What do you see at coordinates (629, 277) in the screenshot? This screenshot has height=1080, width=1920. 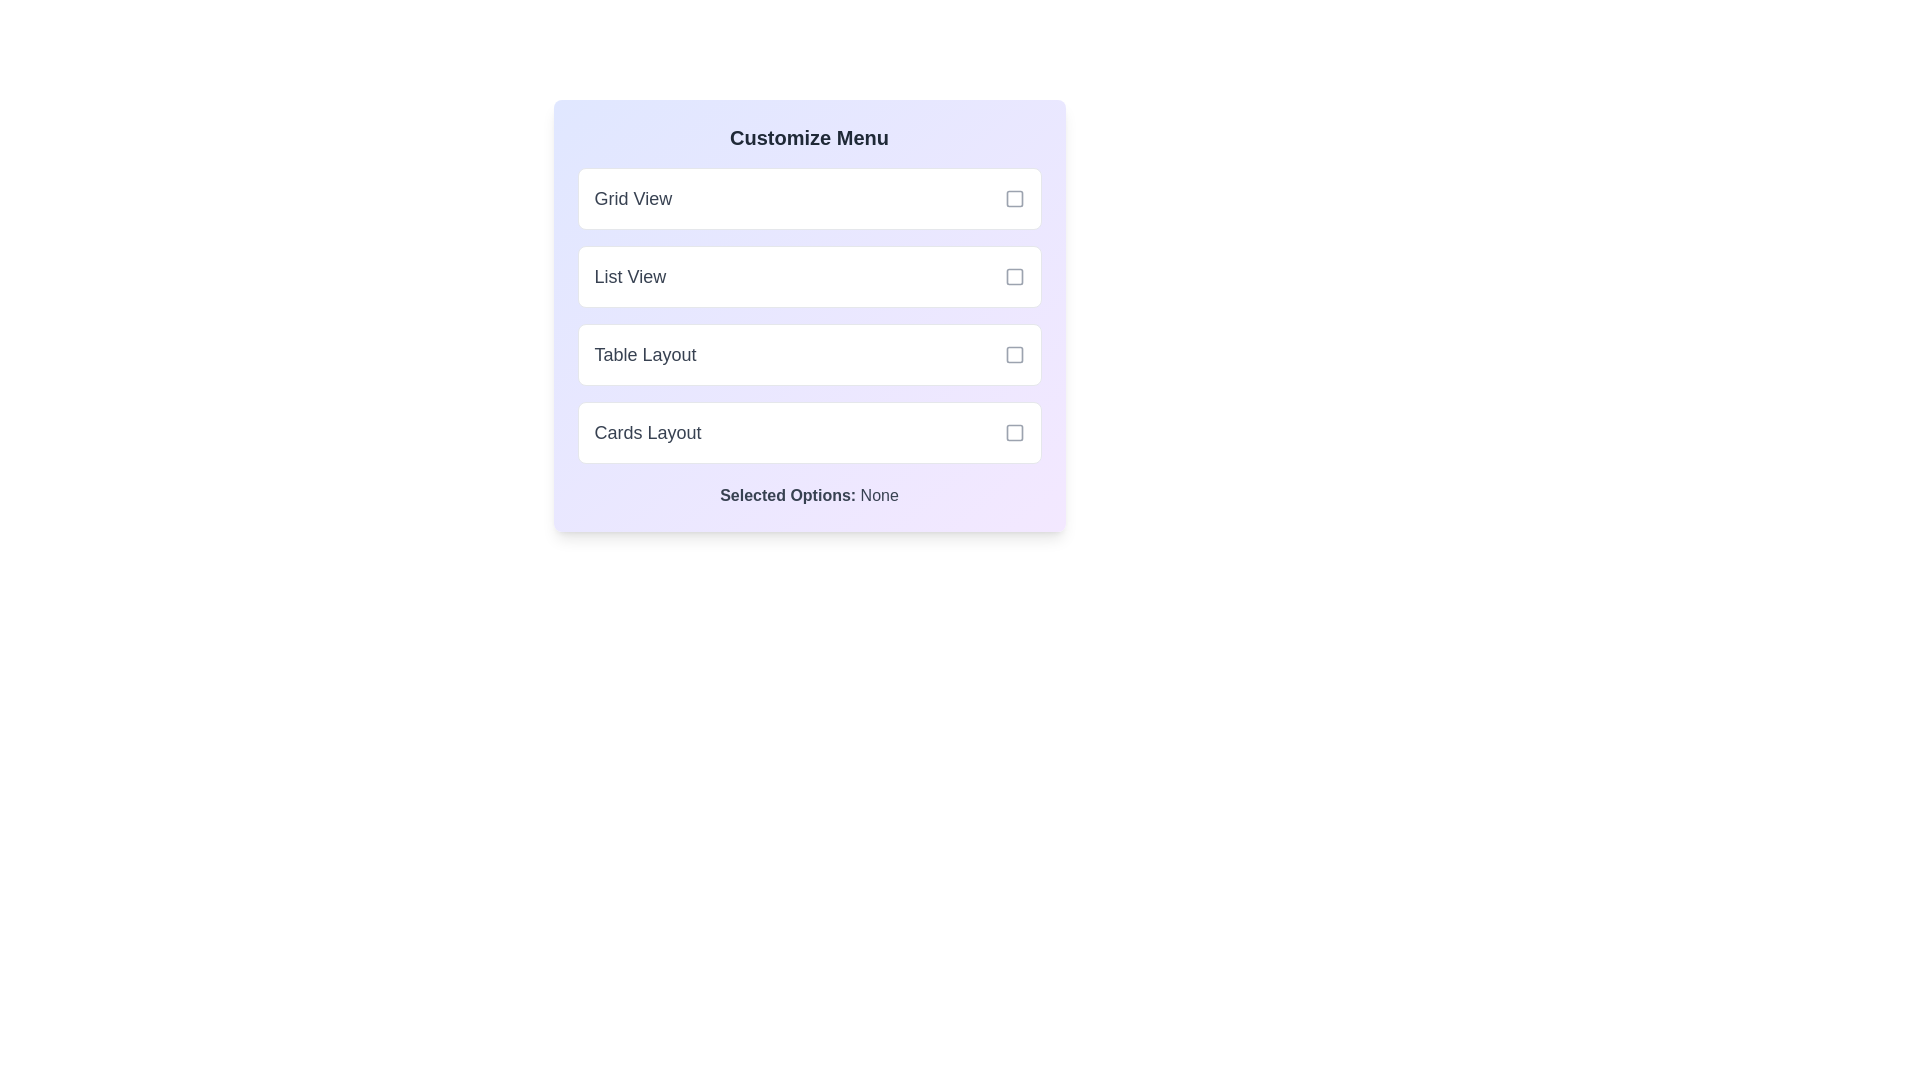 I see `text from the 'List View' text label, which is the second item in the vertical menu of options, displayed in a larger bold font style and medium gray color` at bounding box center [629, 277].